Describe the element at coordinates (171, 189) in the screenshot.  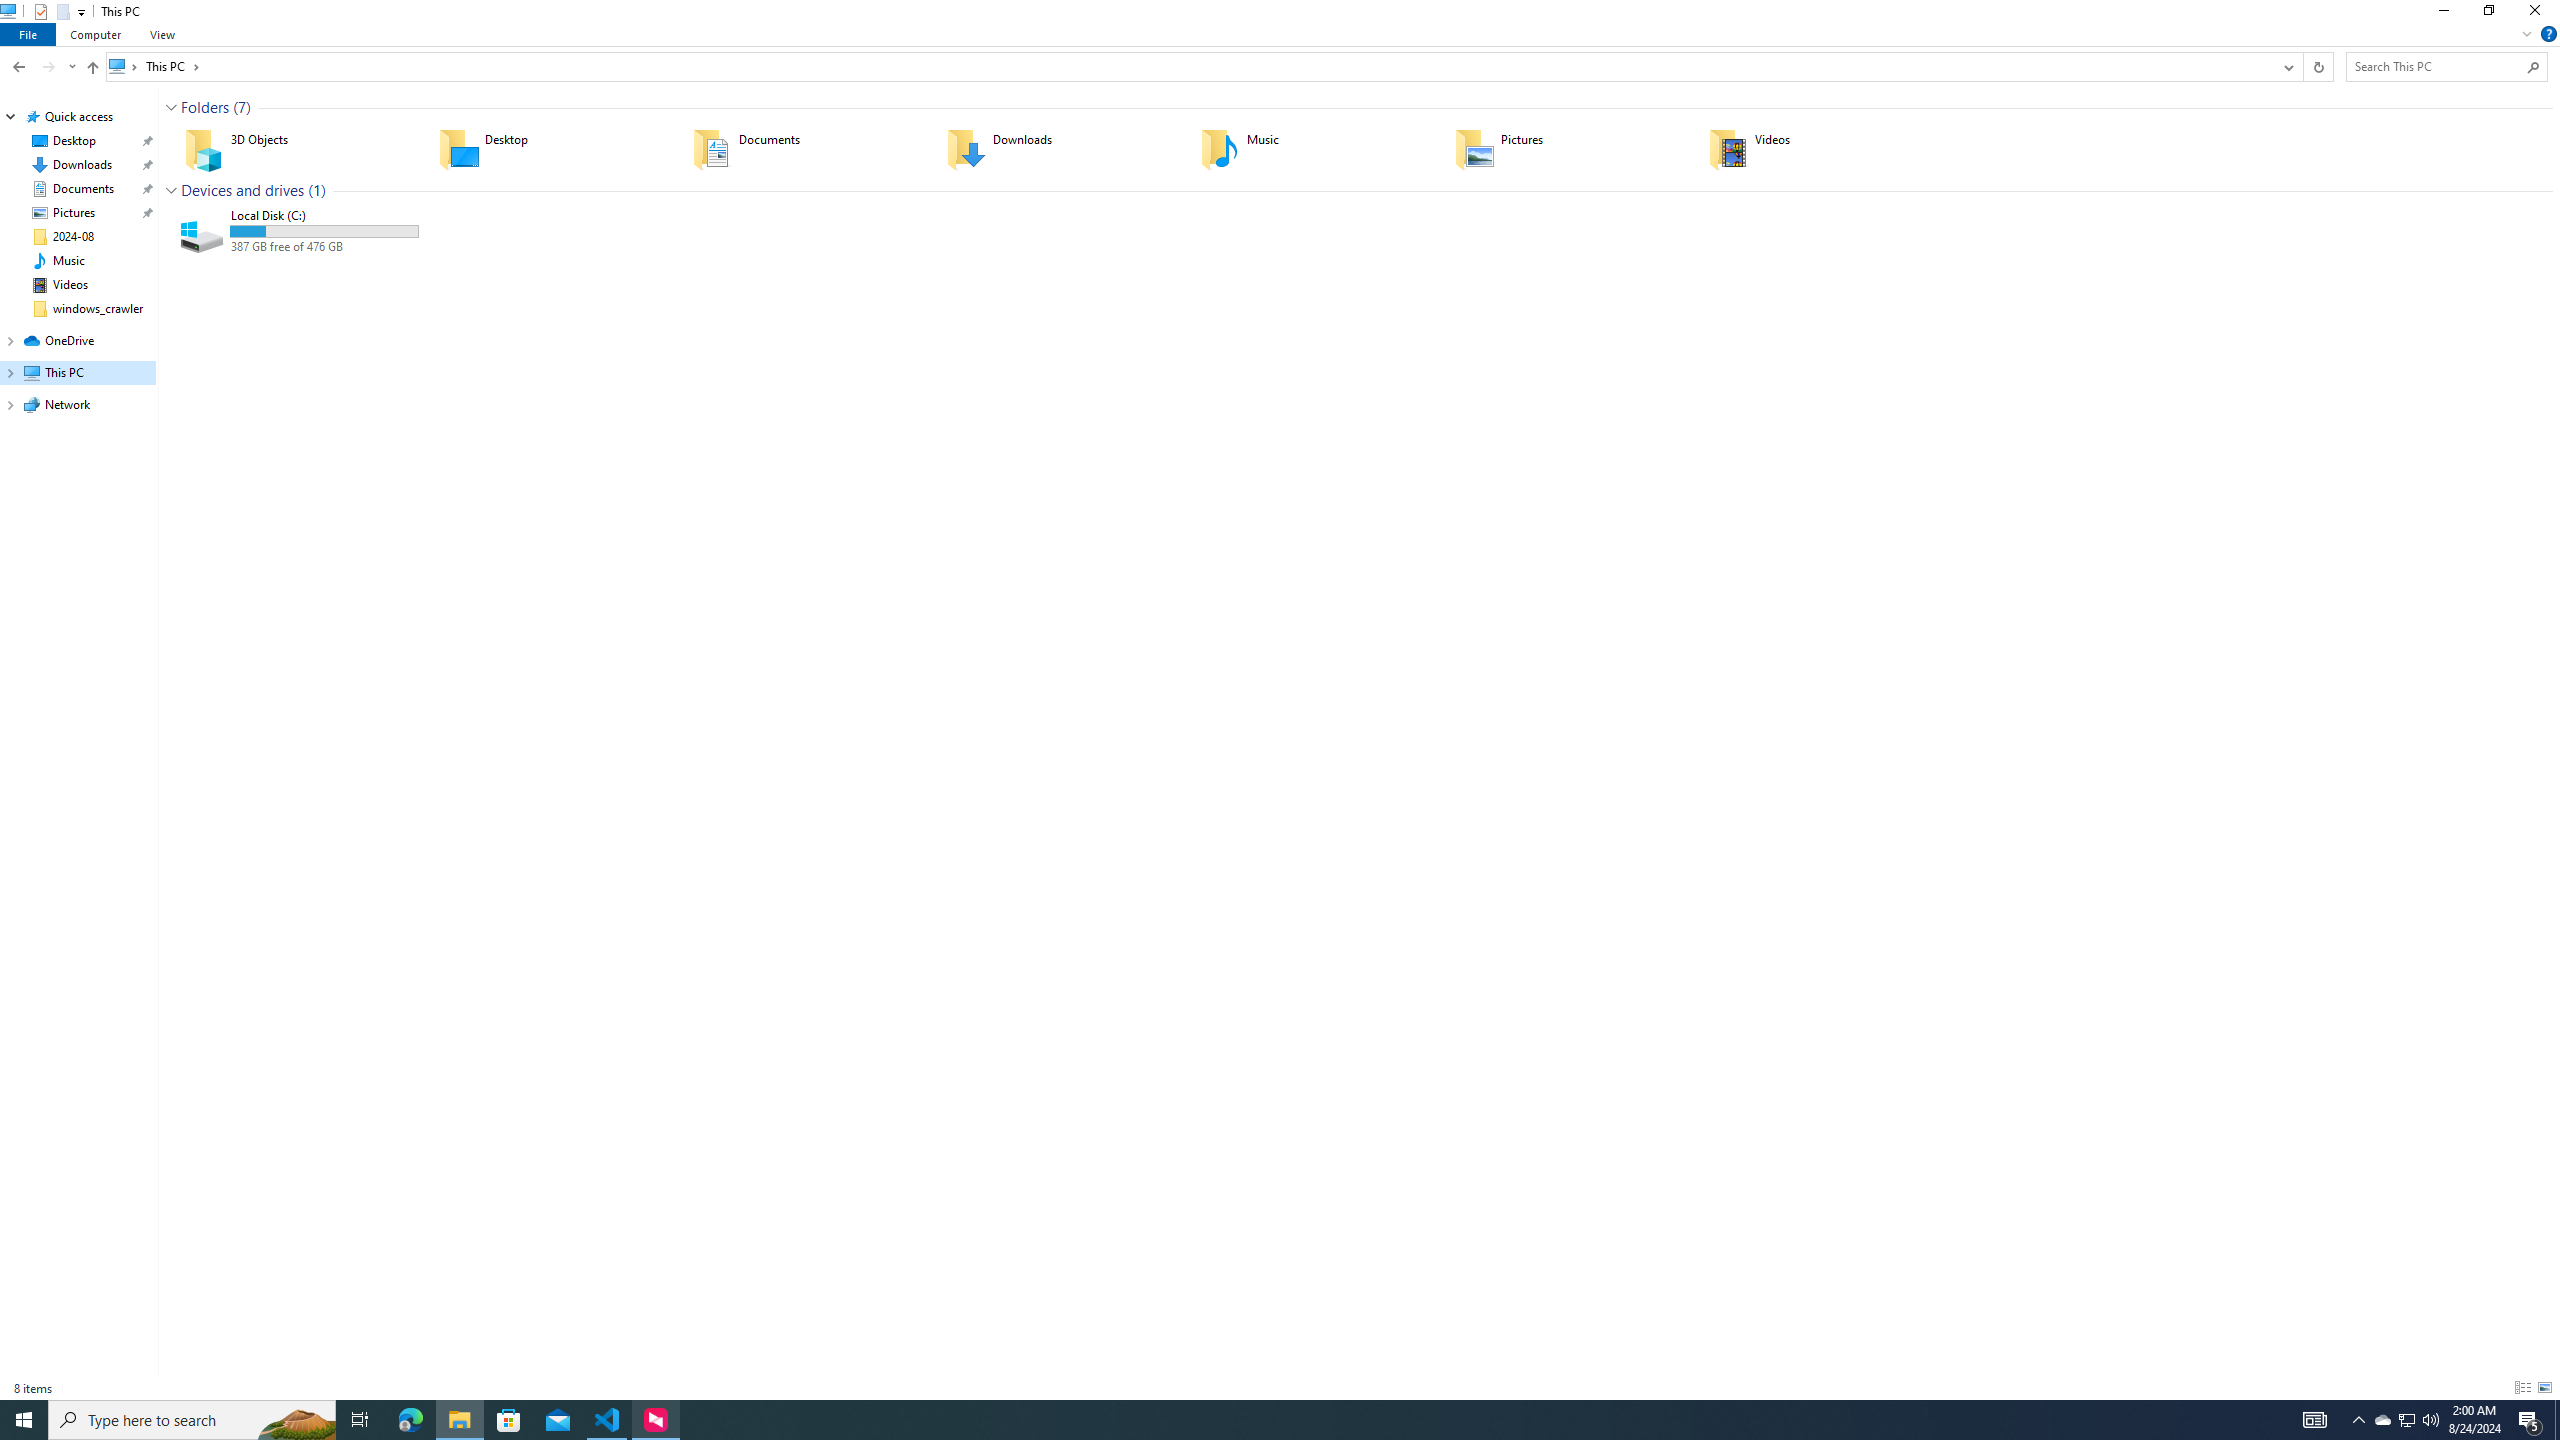
I see `'Collapse Group'` at that location.